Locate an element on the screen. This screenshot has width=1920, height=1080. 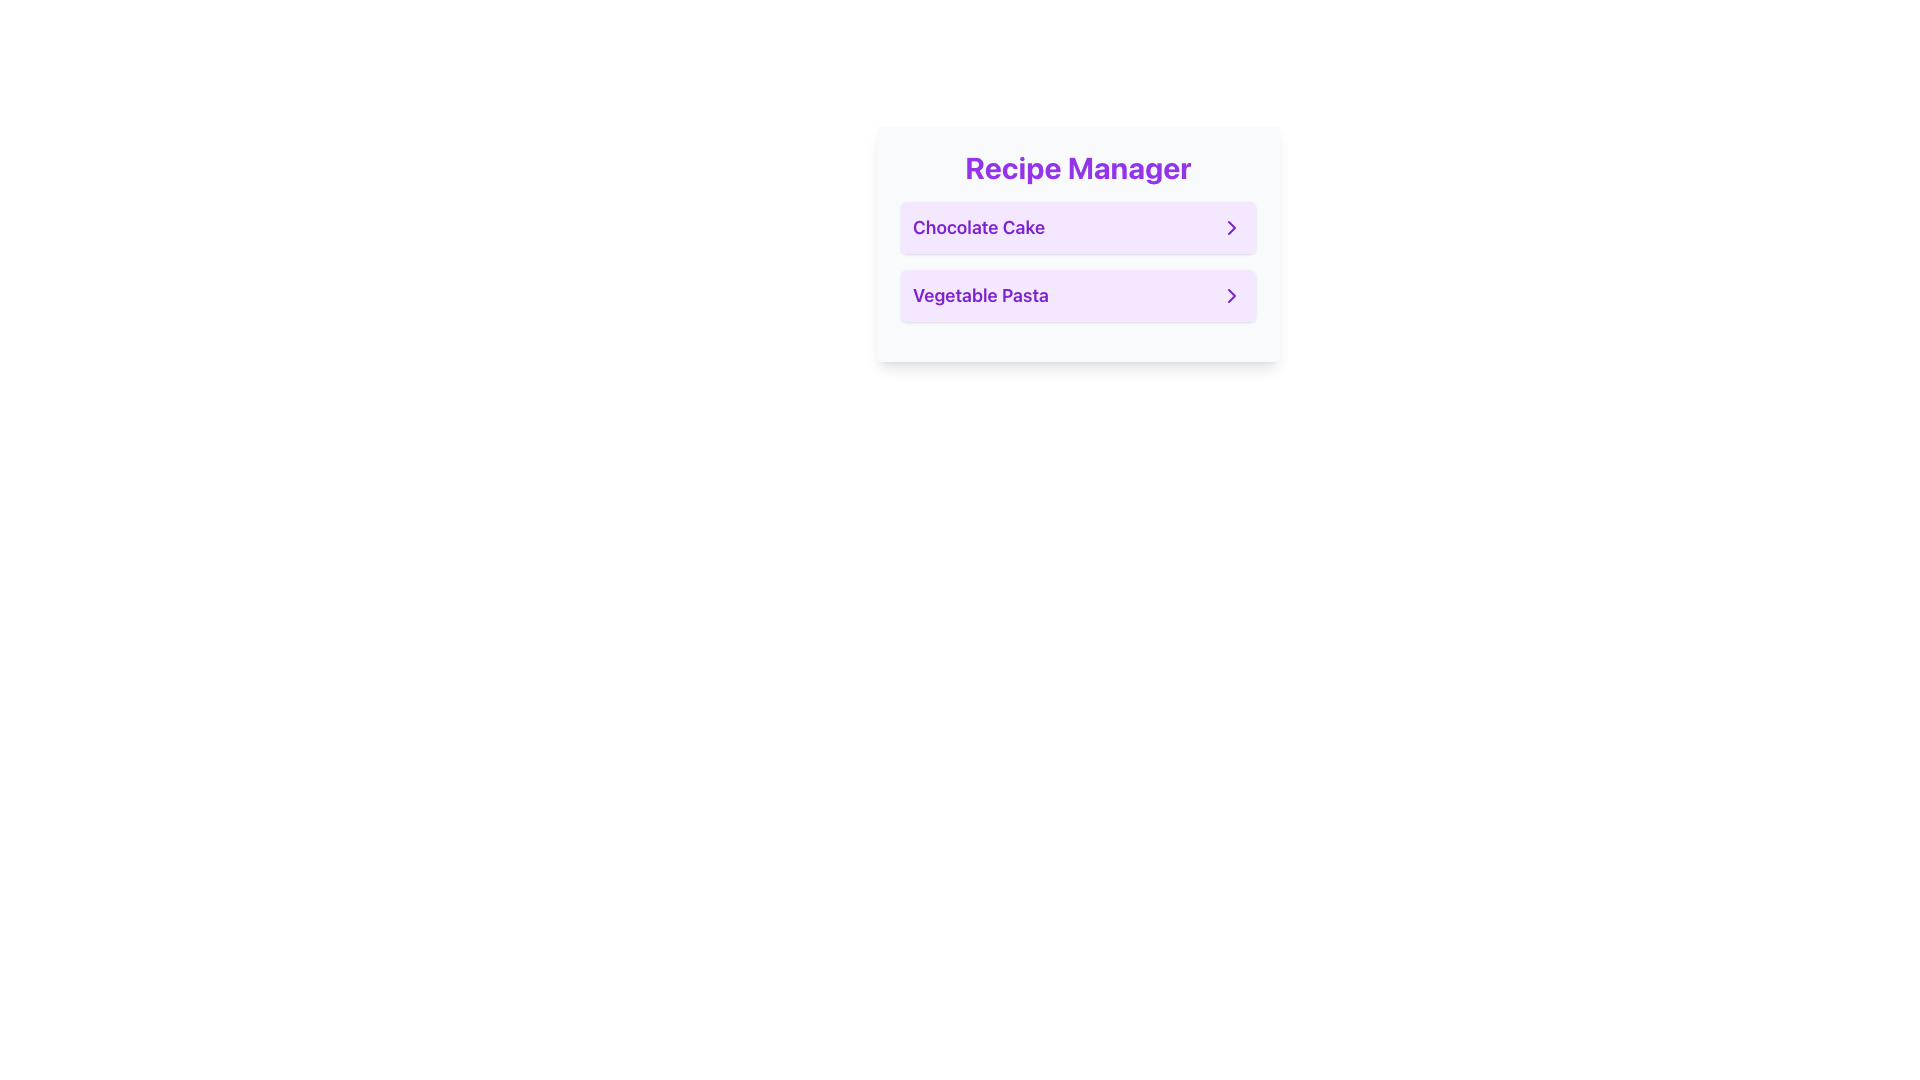
the Text Label that indicates the name of the recipe item 'Vegetable Pasta', located in the middle-left section of the second card in the 'Recipe Manager' panel is located at coordinates (980, 296).